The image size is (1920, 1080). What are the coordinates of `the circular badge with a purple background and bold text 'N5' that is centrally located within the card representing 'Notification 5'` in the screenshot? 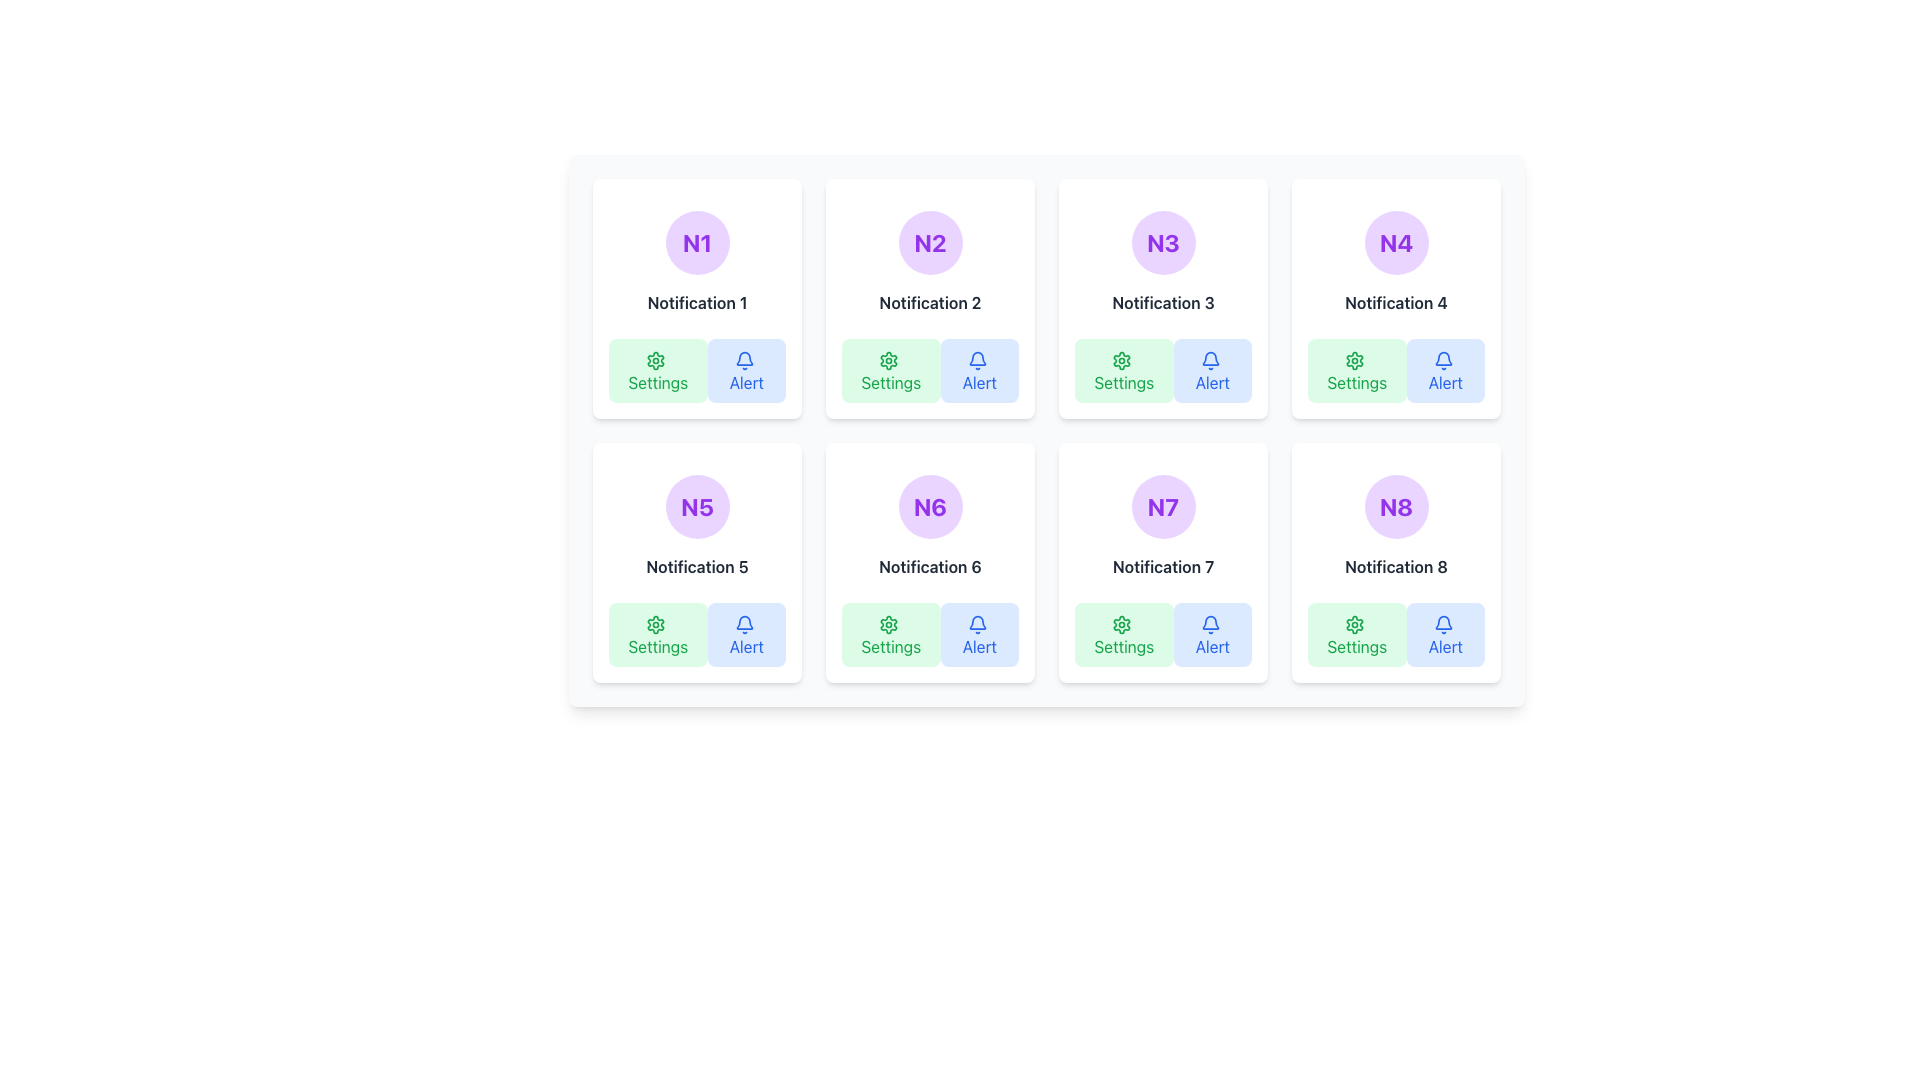 It's located at (697, 505).